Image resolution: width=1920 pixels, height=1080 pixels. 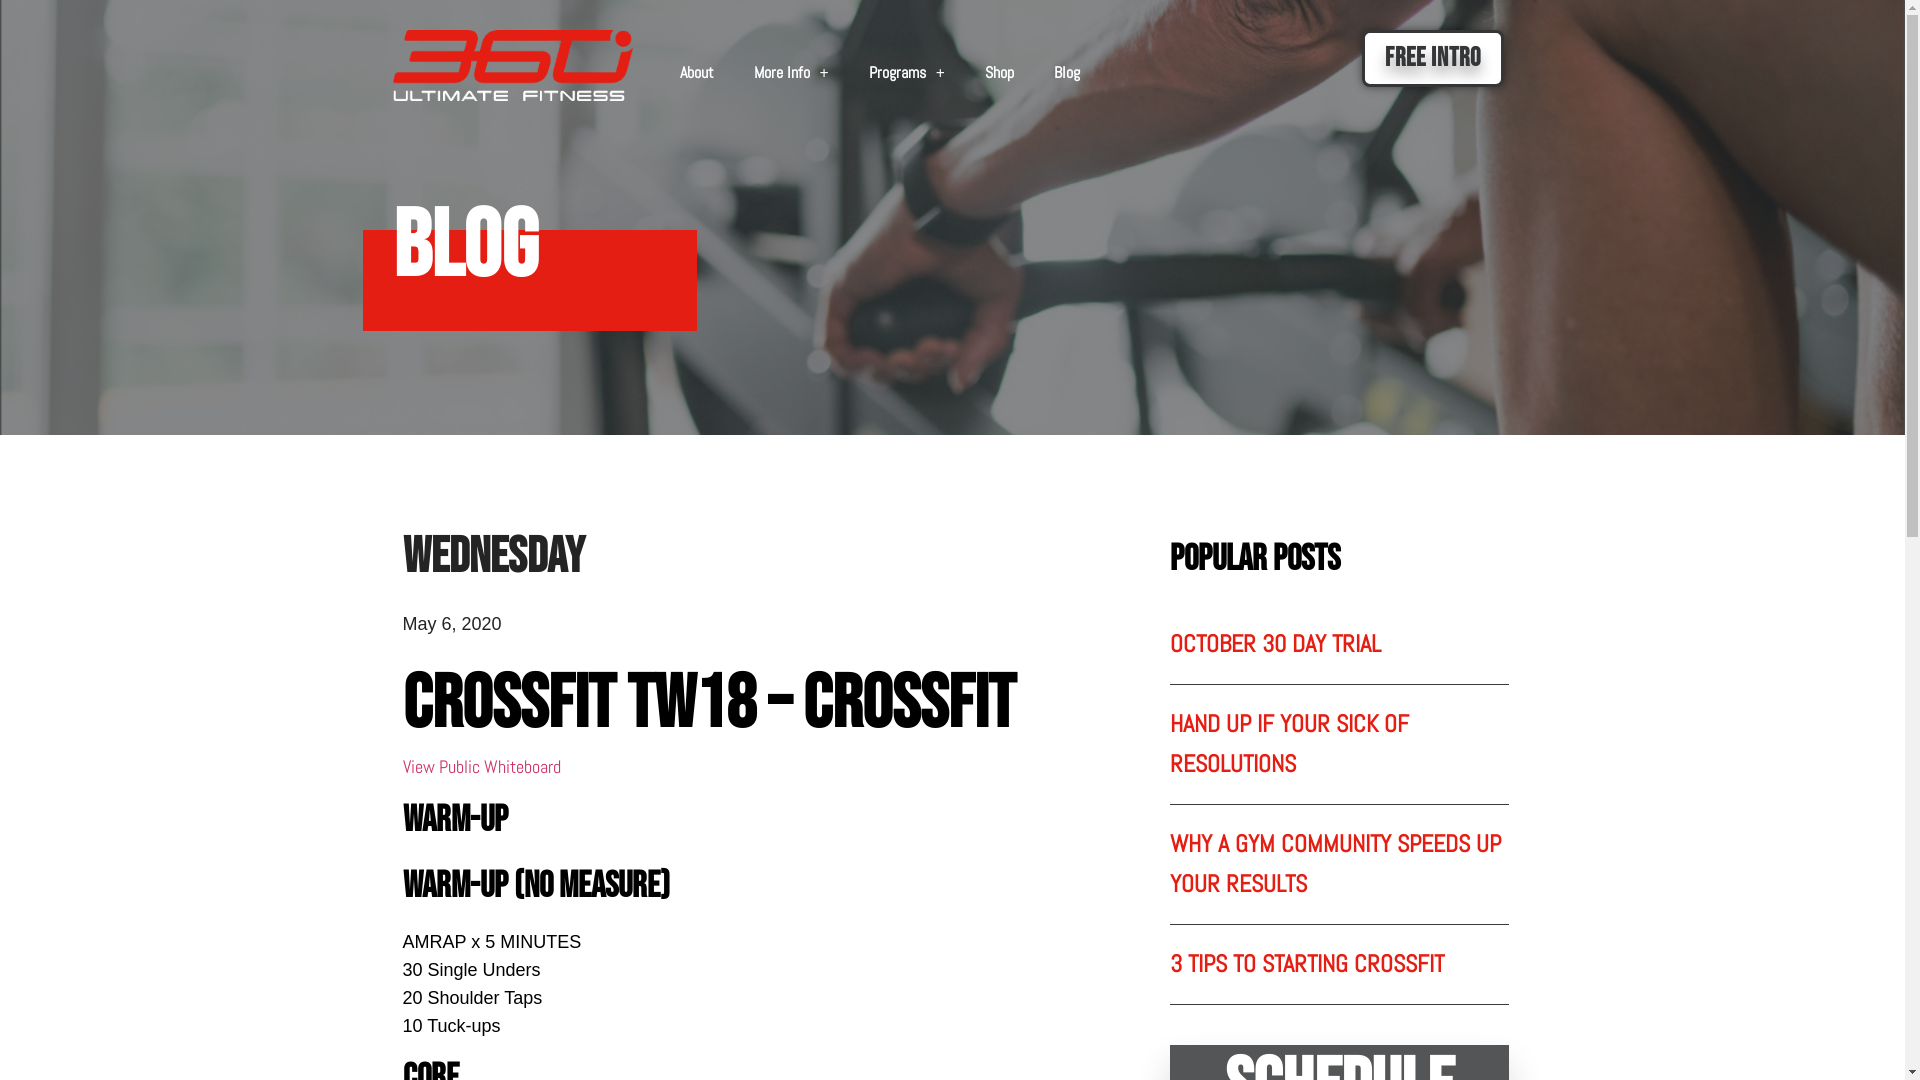 I want to click on 'About', so click(x=696, y=72).